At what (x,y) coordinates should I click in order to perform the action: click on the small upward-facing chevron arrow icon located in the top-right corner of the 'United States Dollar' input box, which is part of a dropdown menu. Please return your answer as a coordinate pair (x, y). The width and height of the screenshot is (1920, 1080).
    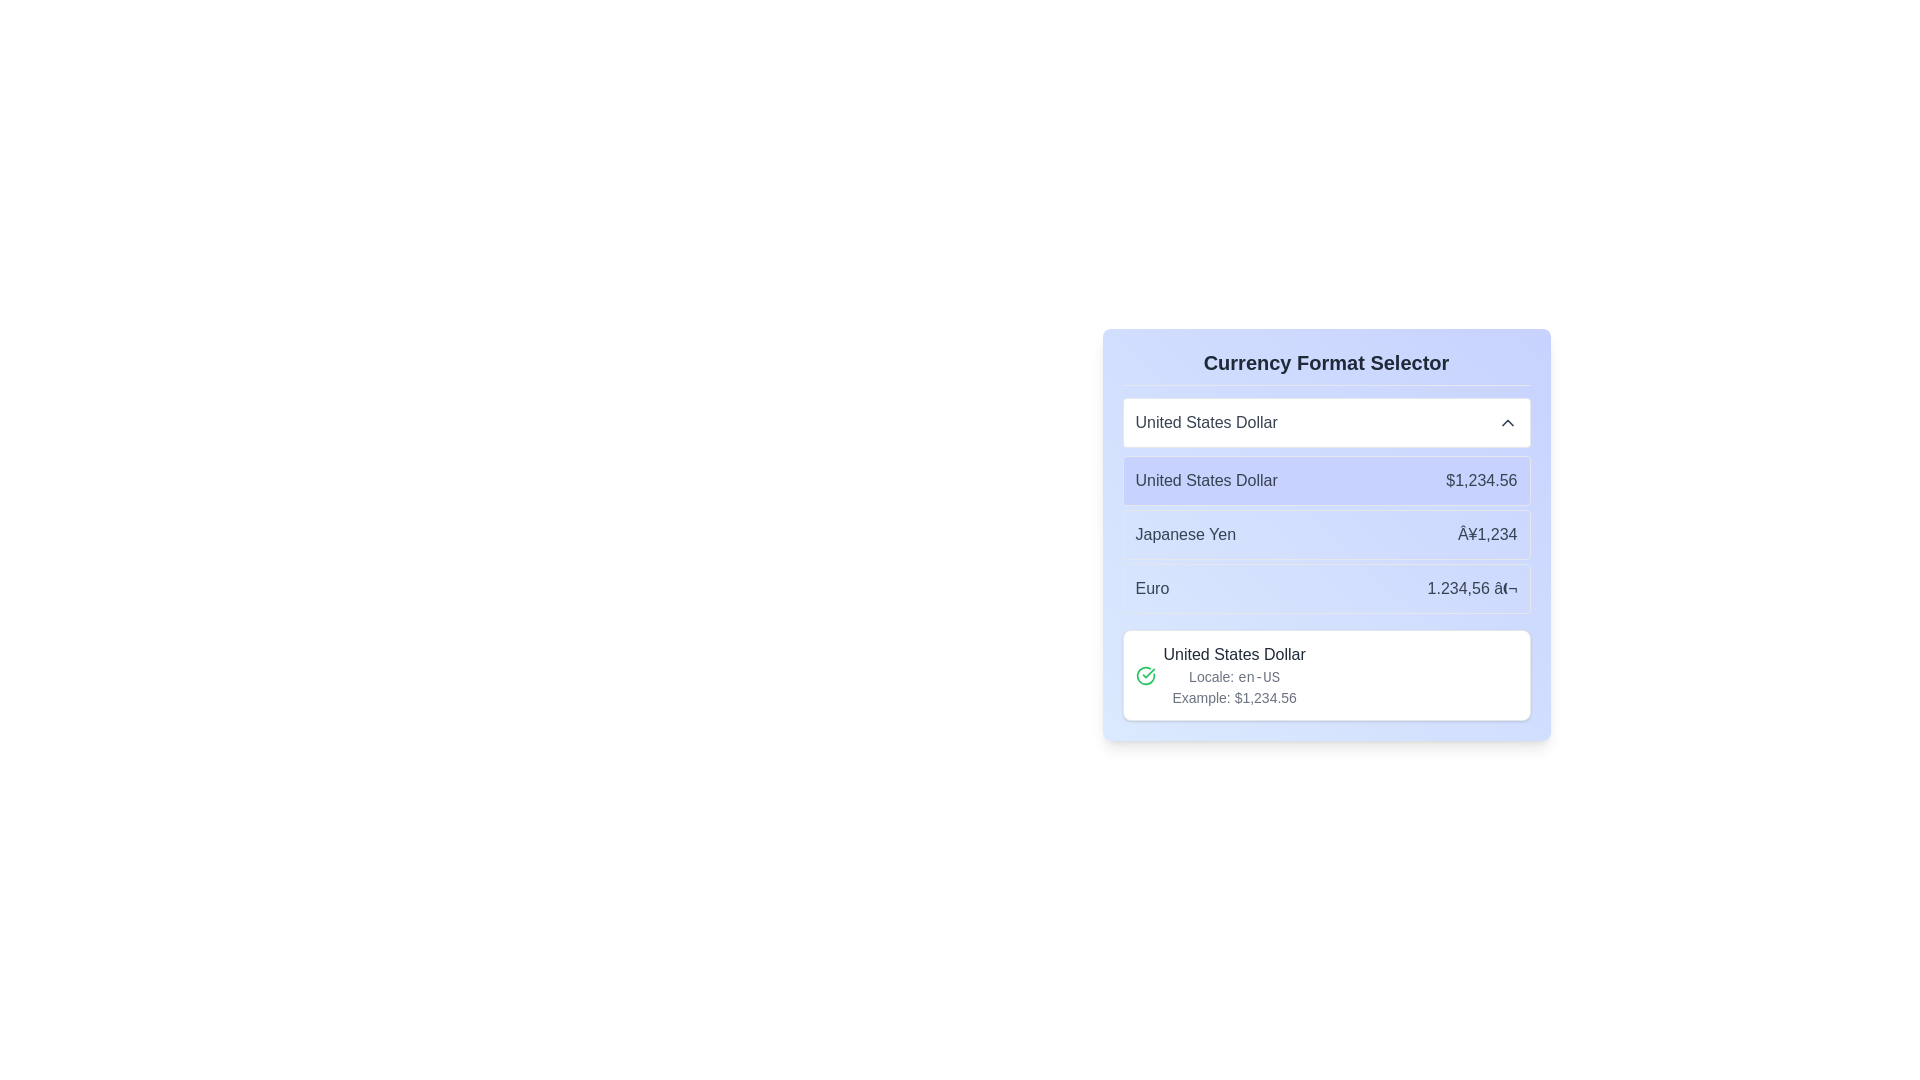
    Looking at the image, I should click on (1507, 422).